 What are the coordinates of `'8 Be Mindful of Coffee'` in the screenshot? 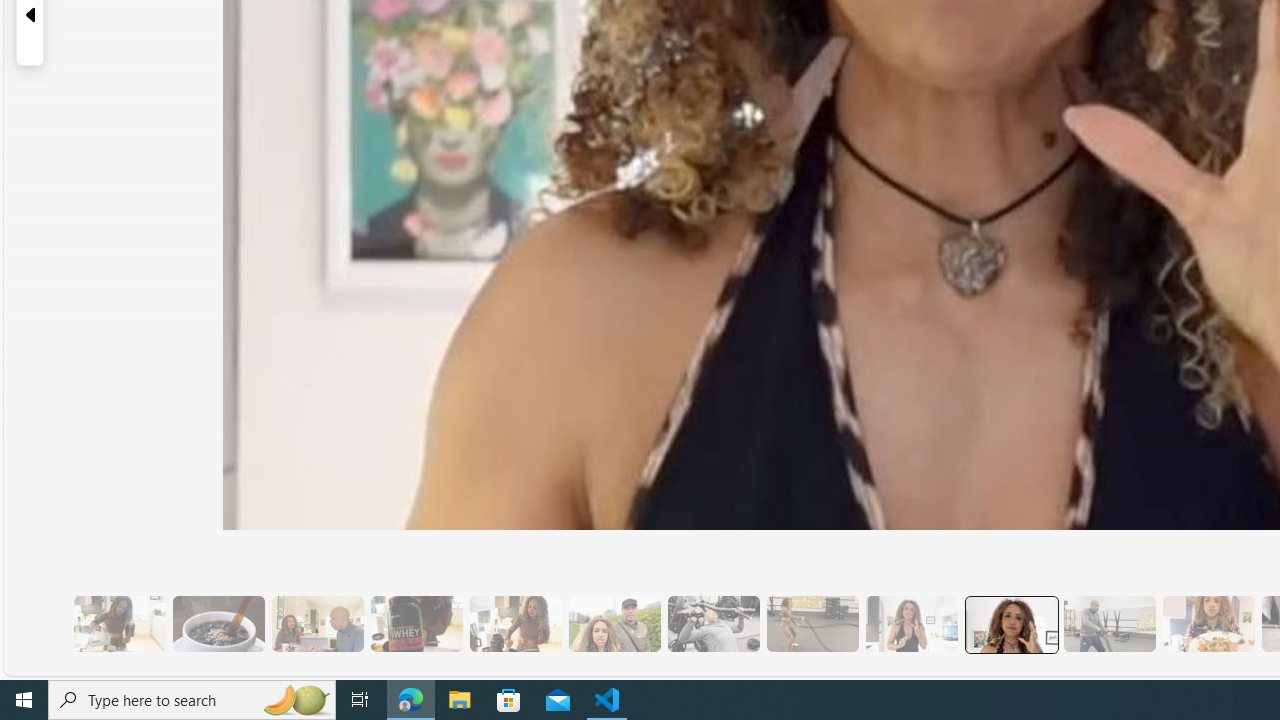 It's located at (218, 623).